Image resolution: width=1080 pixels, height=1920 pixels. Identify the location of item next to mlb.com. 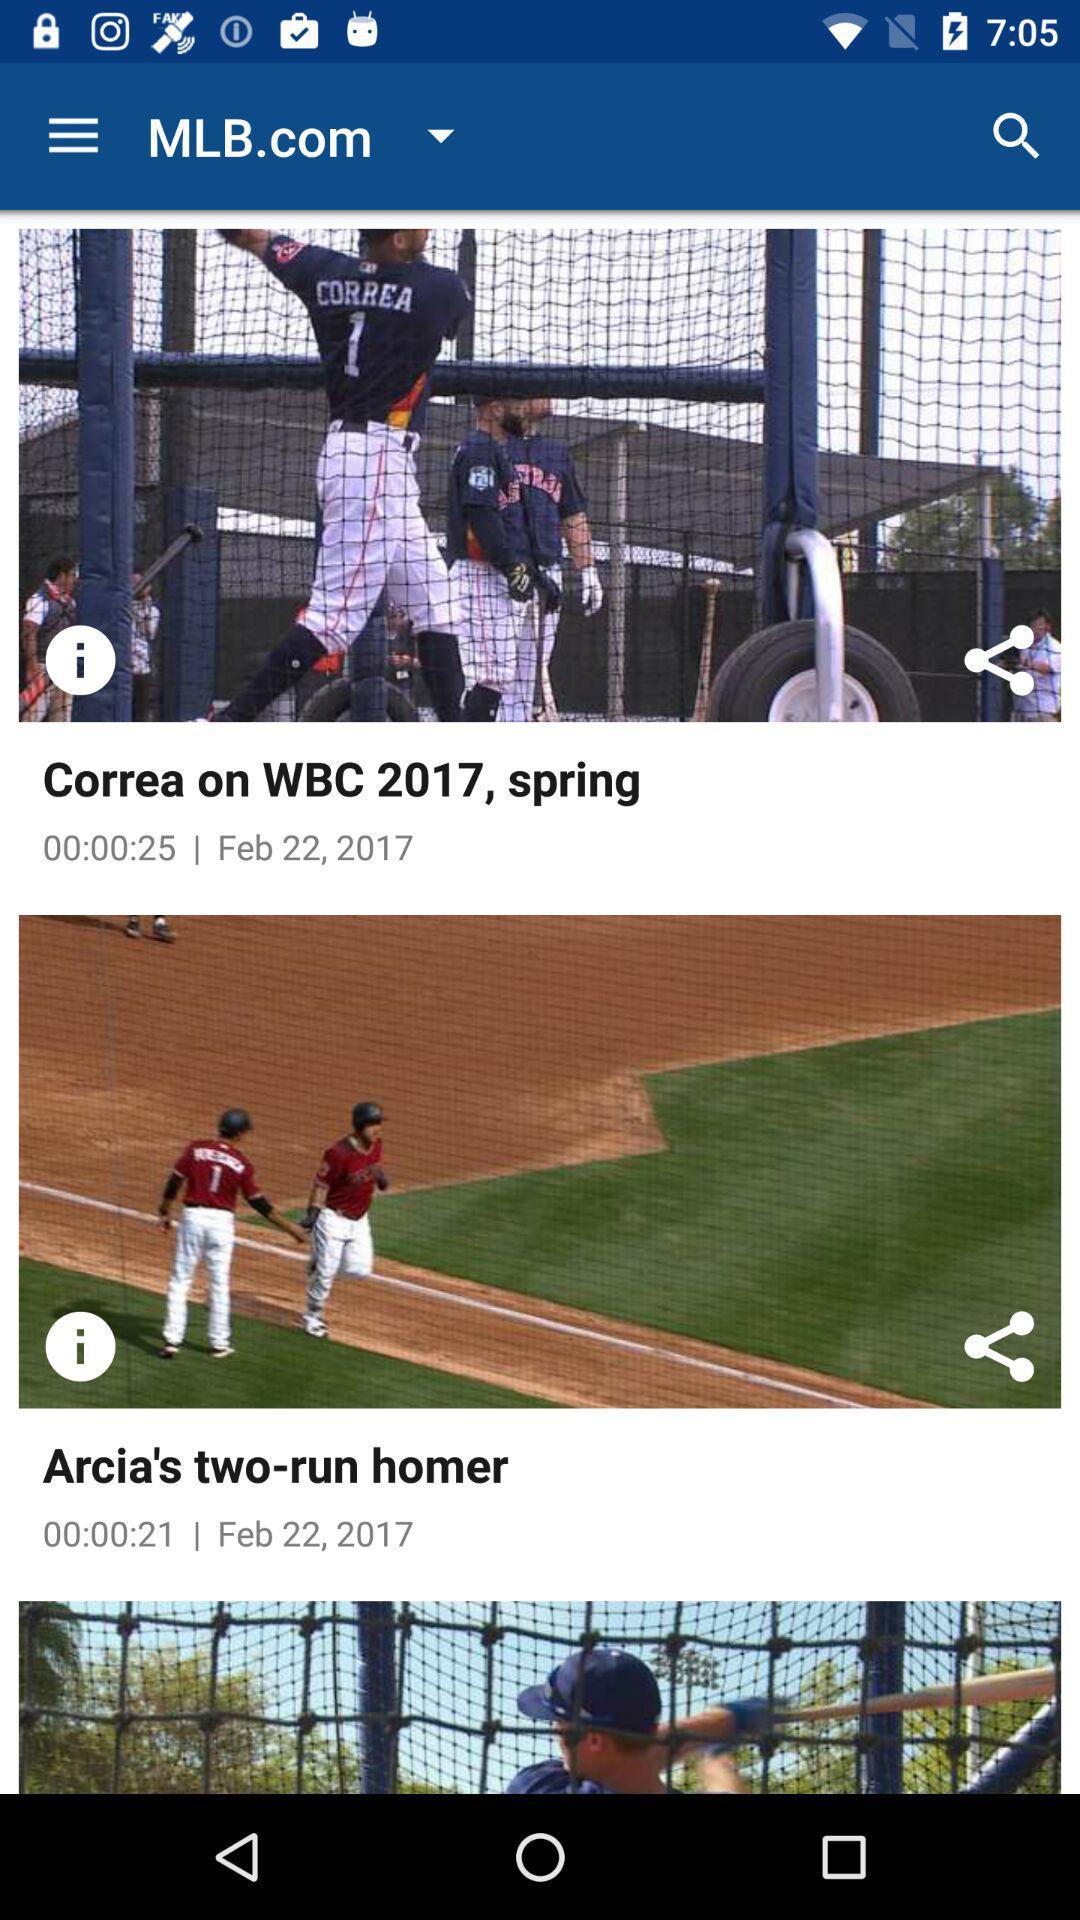
(72, 135).